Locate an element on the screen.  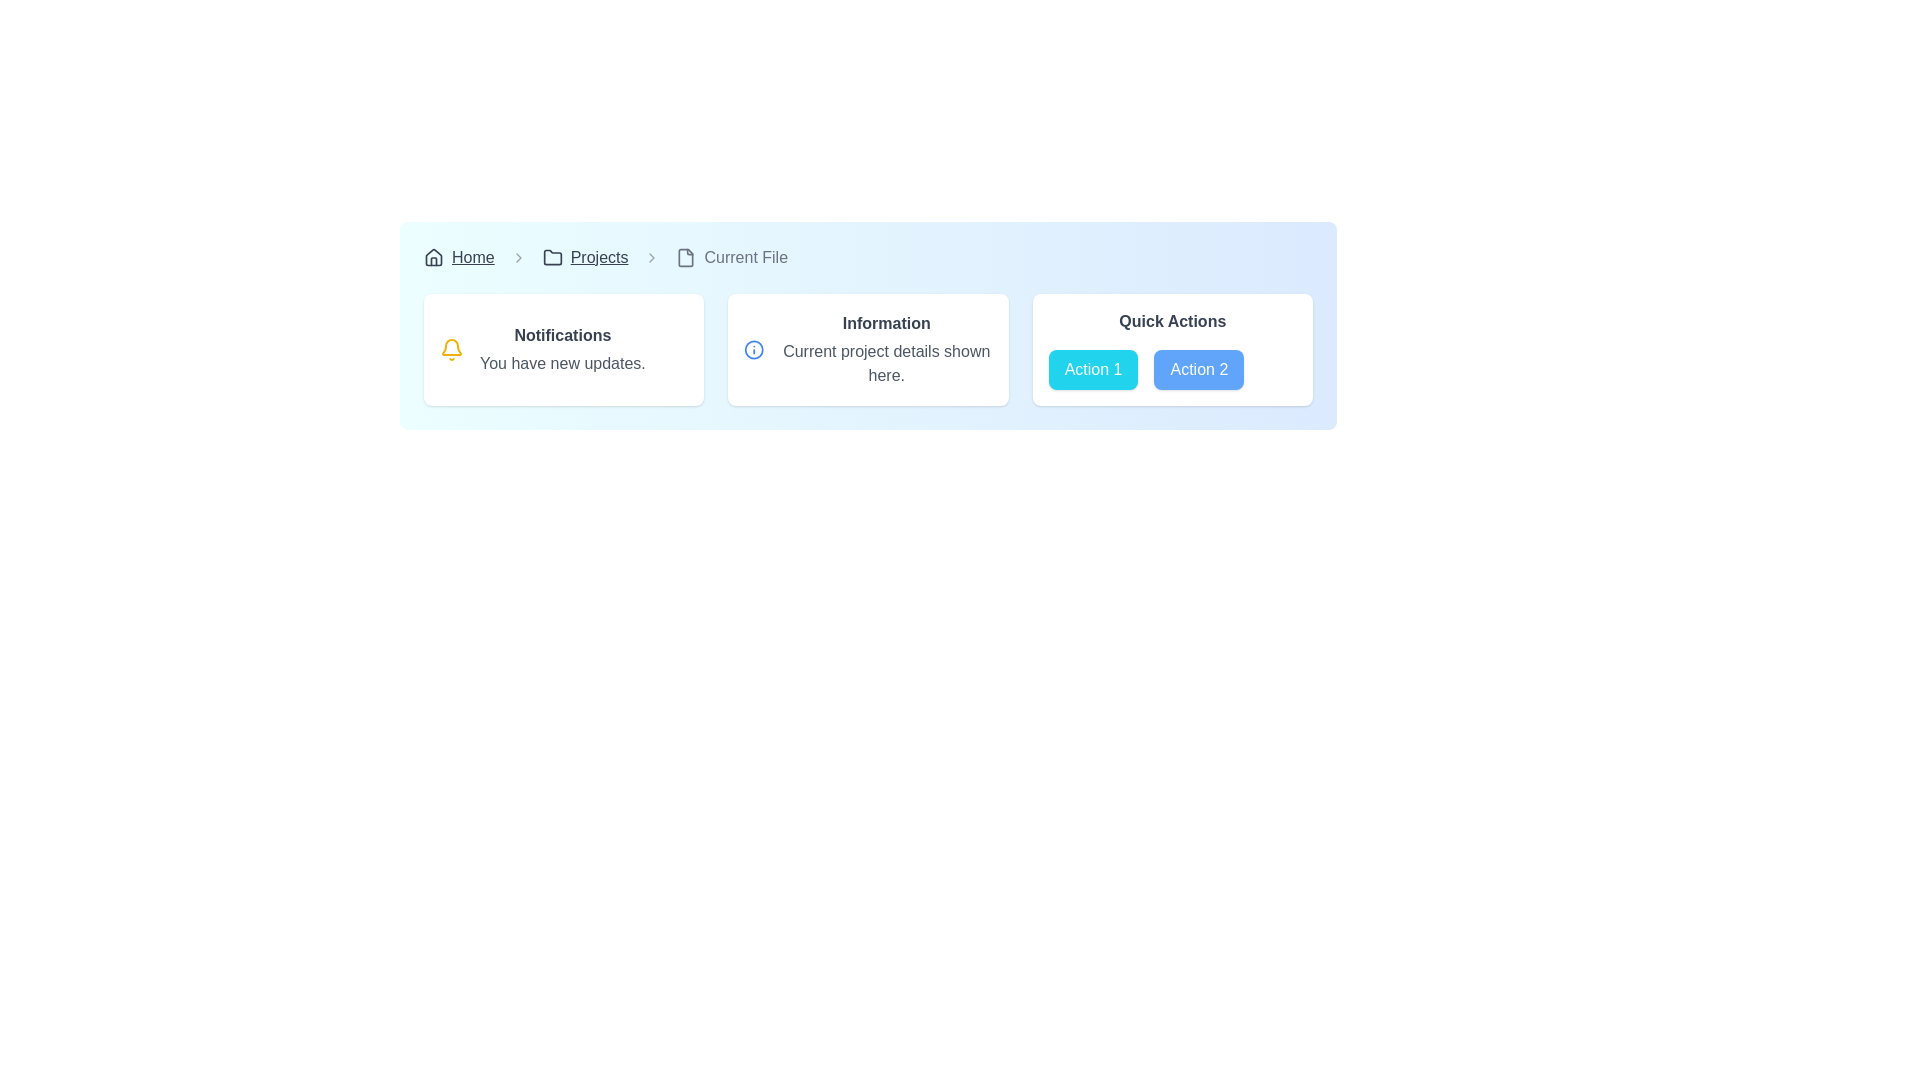
the breadcrumb link in the navigation bar located at the top of the section is located at coordinates (868, 257).